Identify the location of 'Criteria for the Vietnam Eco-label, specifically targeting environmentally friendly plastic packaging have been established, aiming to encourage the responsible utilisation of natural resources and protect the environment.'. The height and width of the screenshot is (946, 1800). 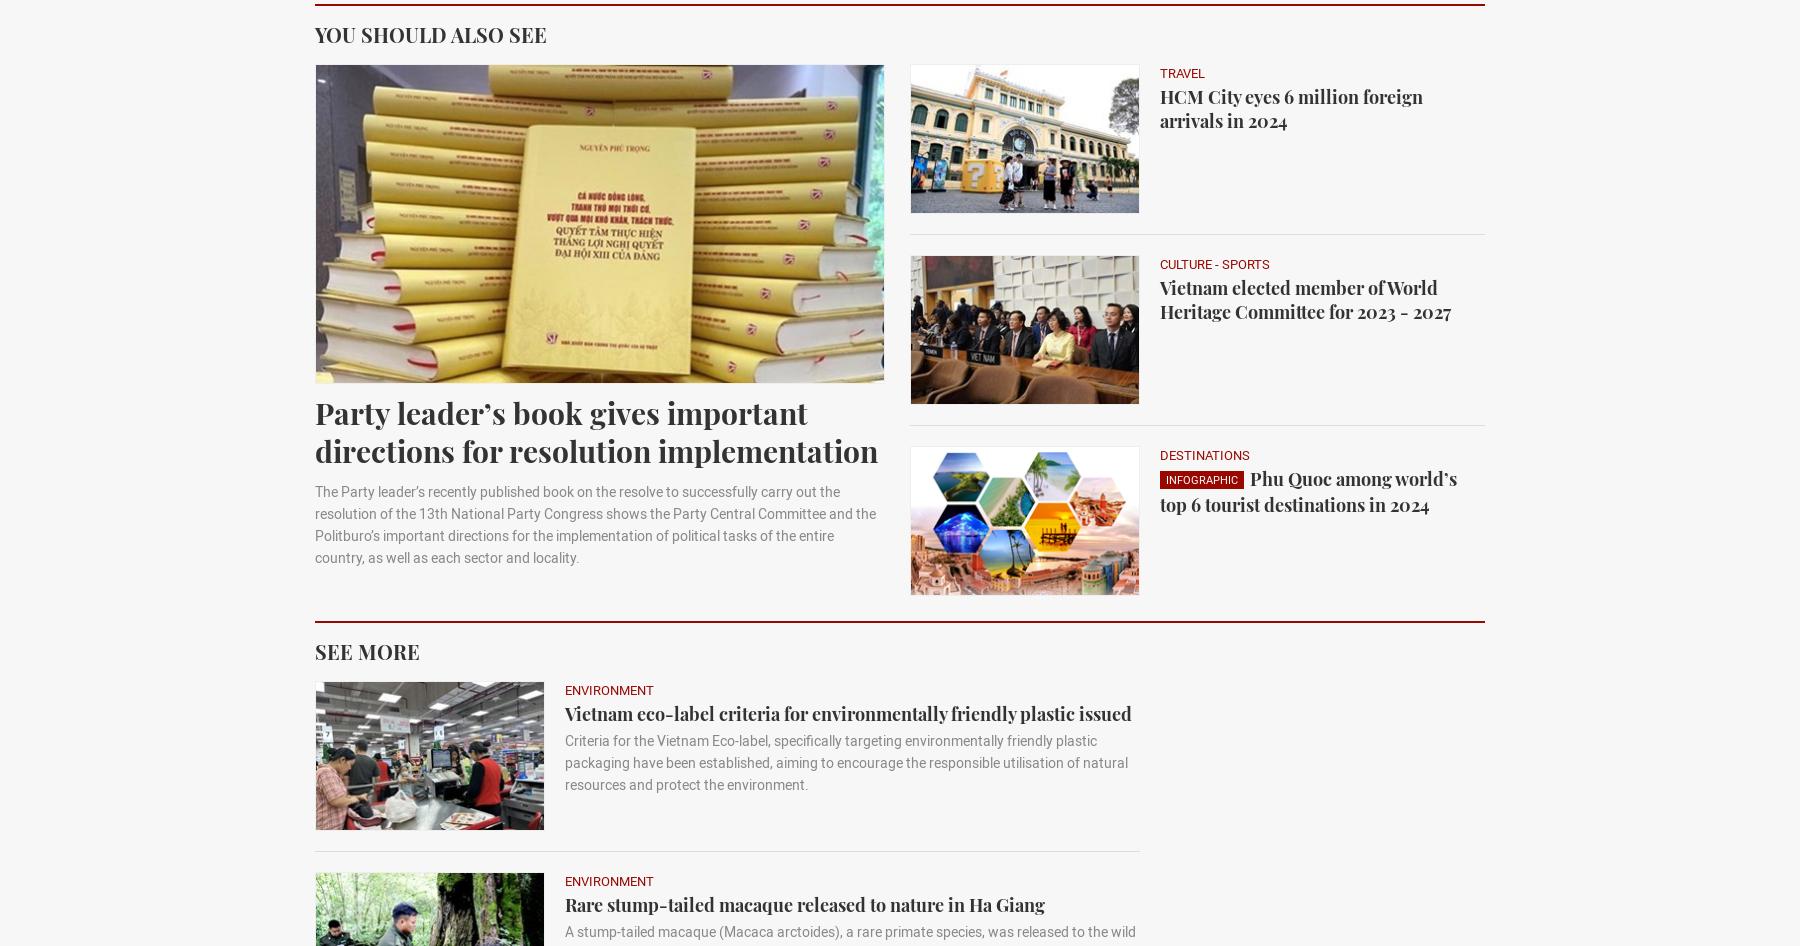
(846, 762).